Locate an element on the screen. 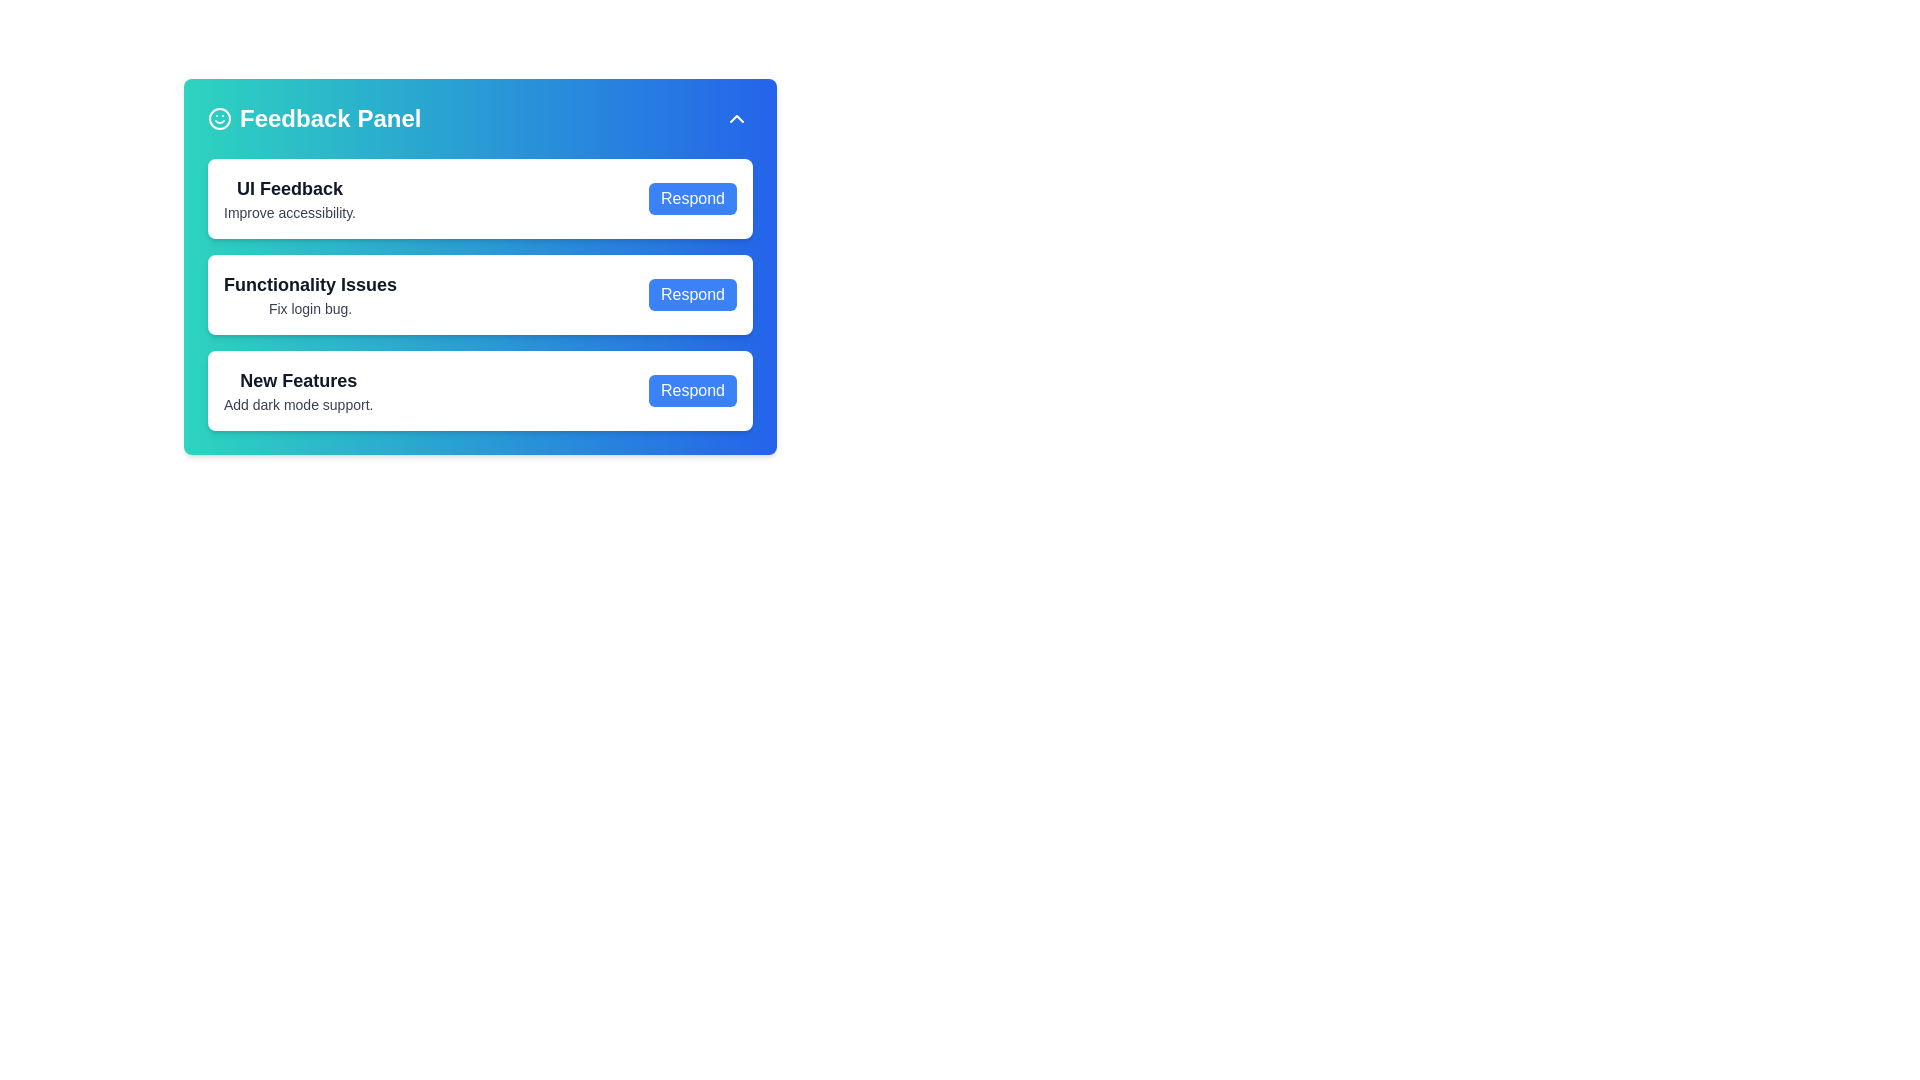 This screenshot has width=1920, height=1080. the text element displaying the heading 'Functionality Issues', which is styled as a bold subheading within the feedback panel is located at coordinates (309, 285).